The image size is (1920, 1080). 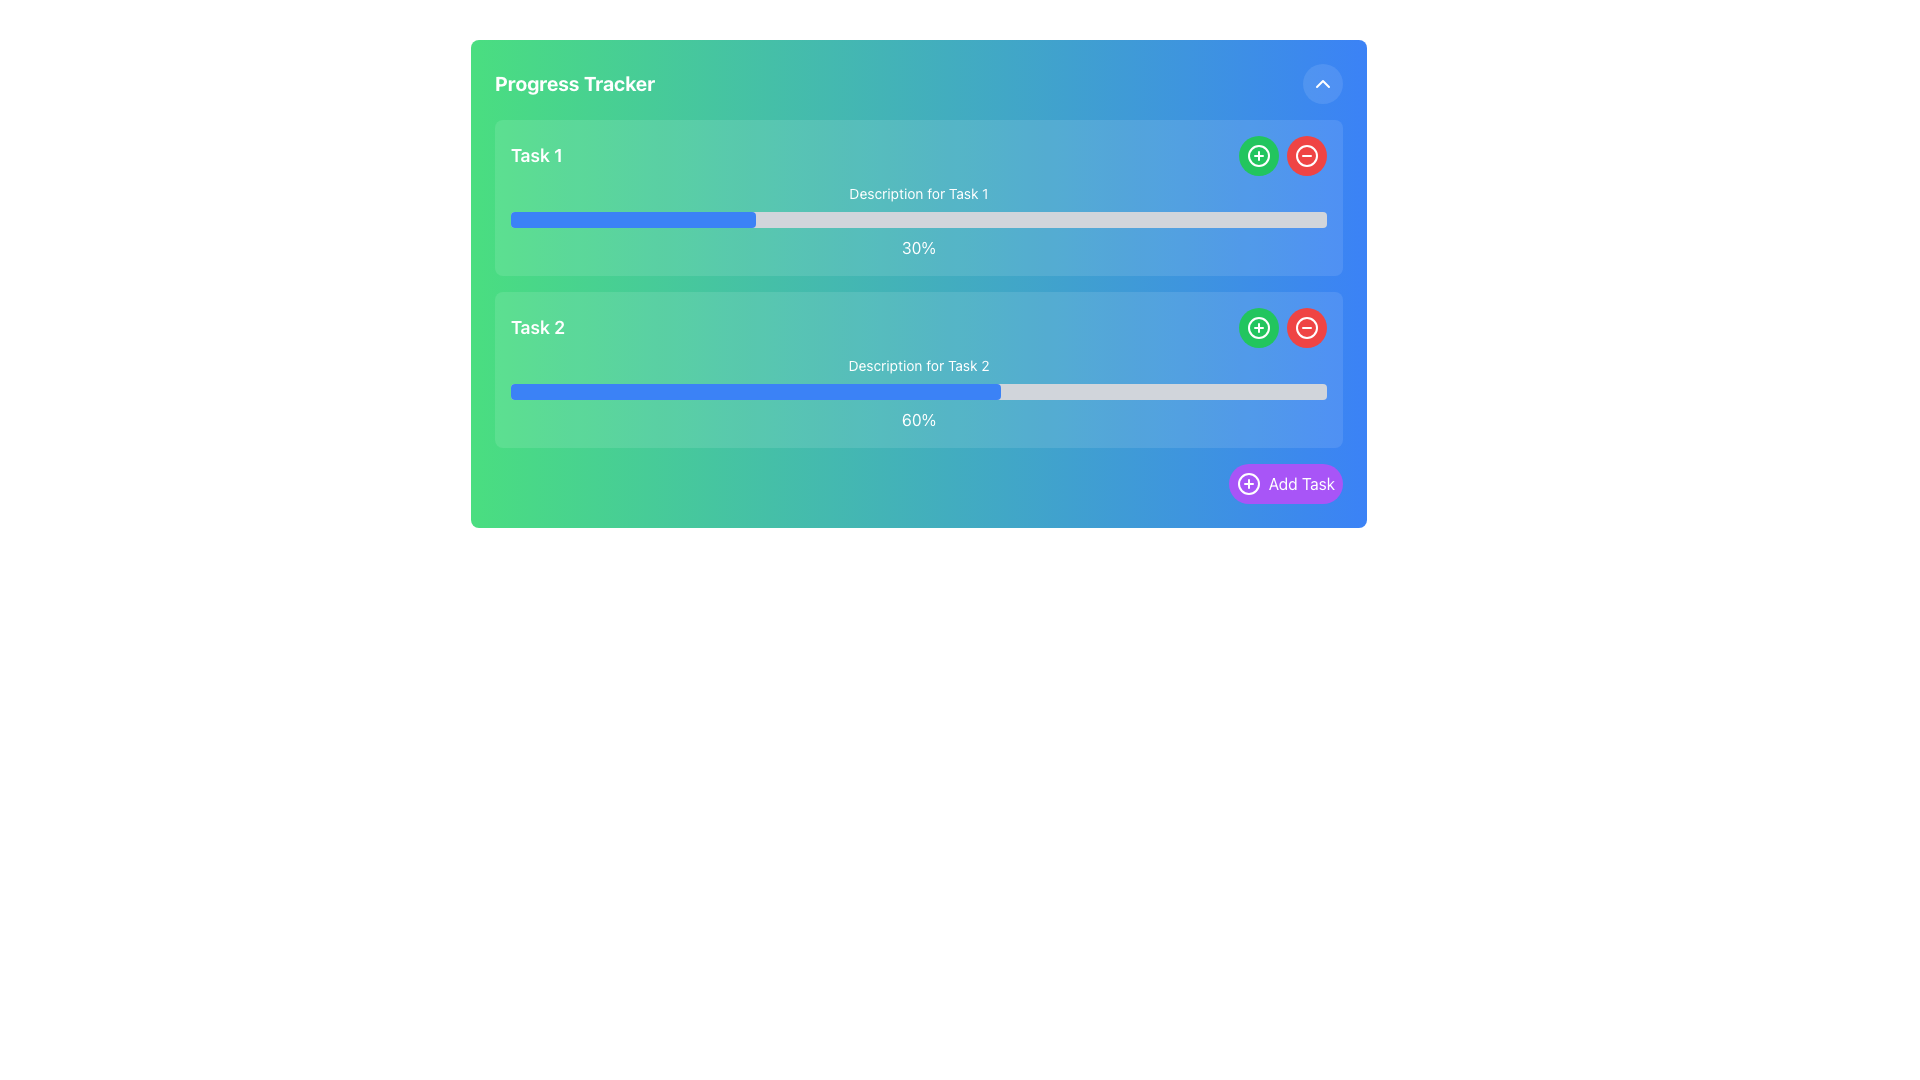 What do you see at coordinates (632, 219) in the screenshot?
I see `the Progress Bar, which is a horizontal blue bar with rounded corners located within a gray rectangular area under the heading 'Task 1' in the 'Progress Tracker' section` at bounding box center [632, 219].